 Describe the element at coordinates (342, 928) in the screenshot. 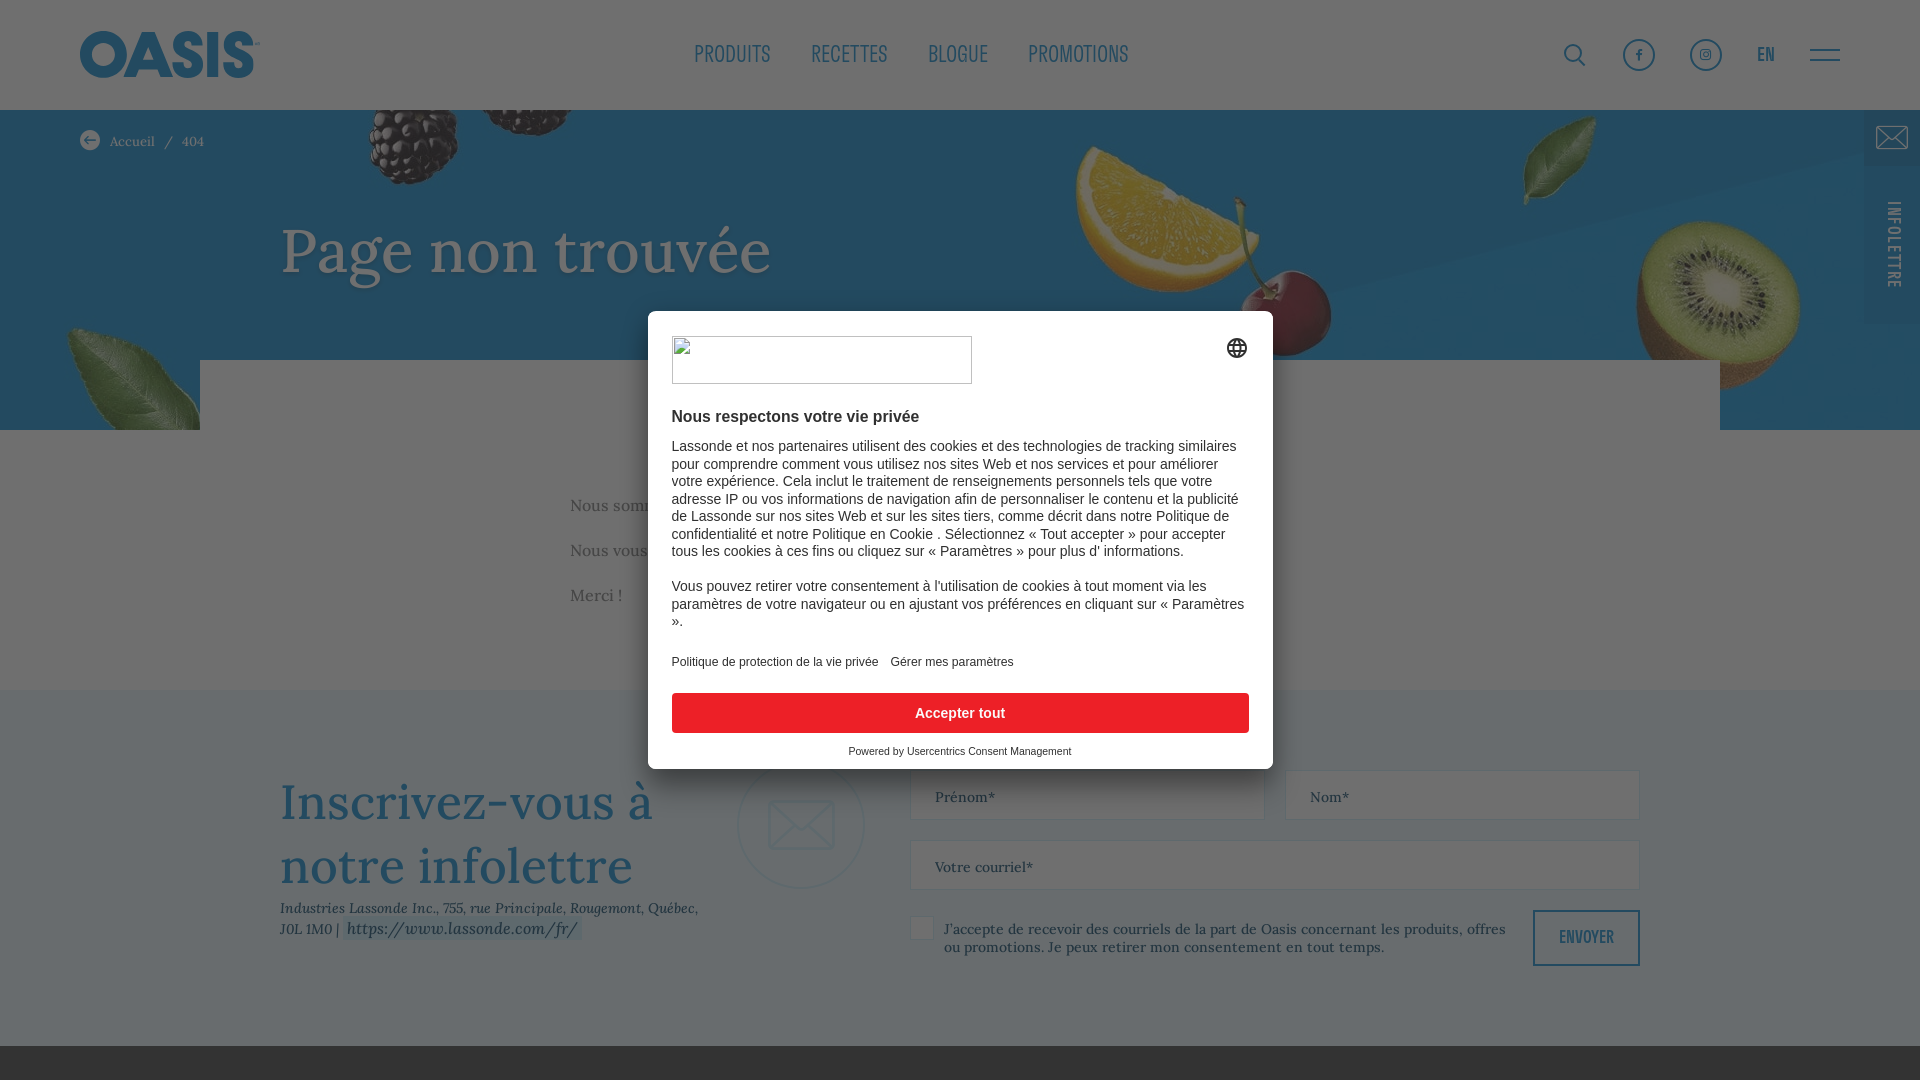

I see `'https://www.lassonde.com/fr/'` at that location.